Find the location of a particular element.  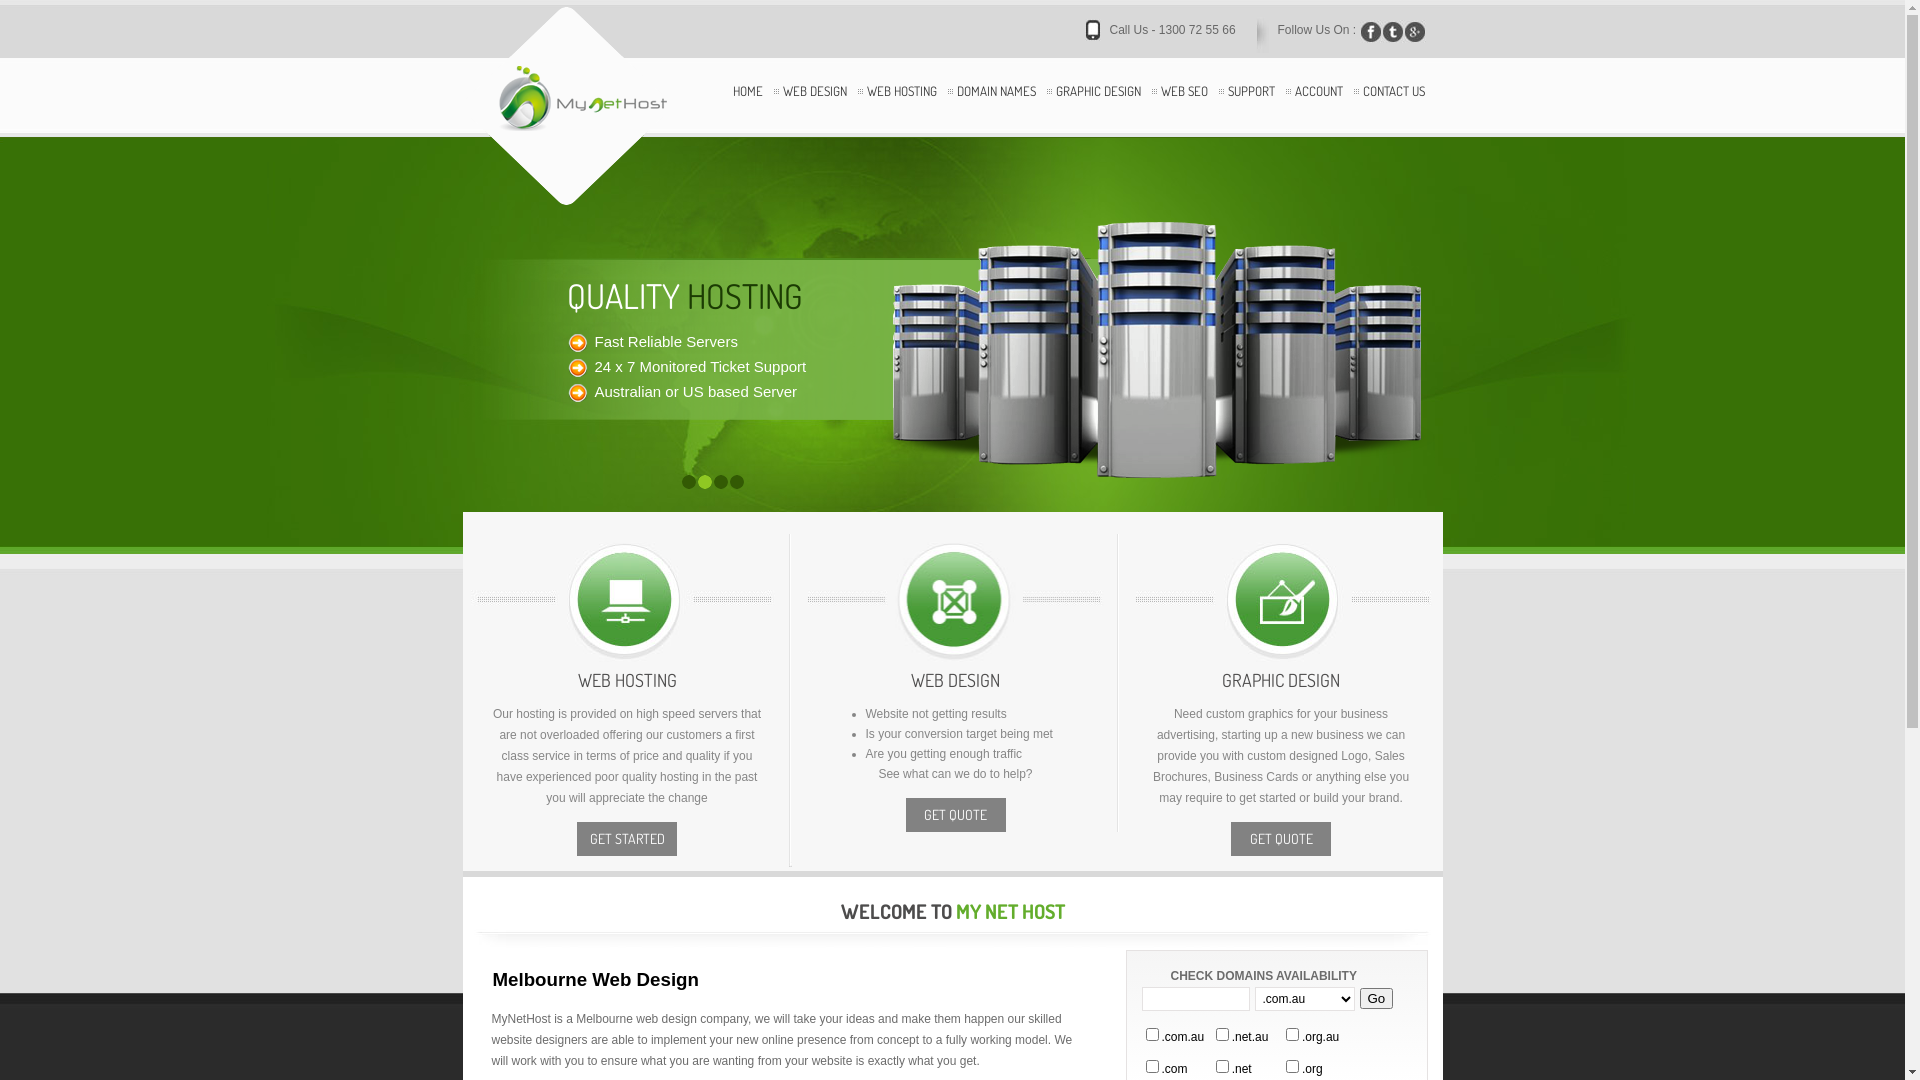

'GET STARTED' is located at coordinates (626, 839).